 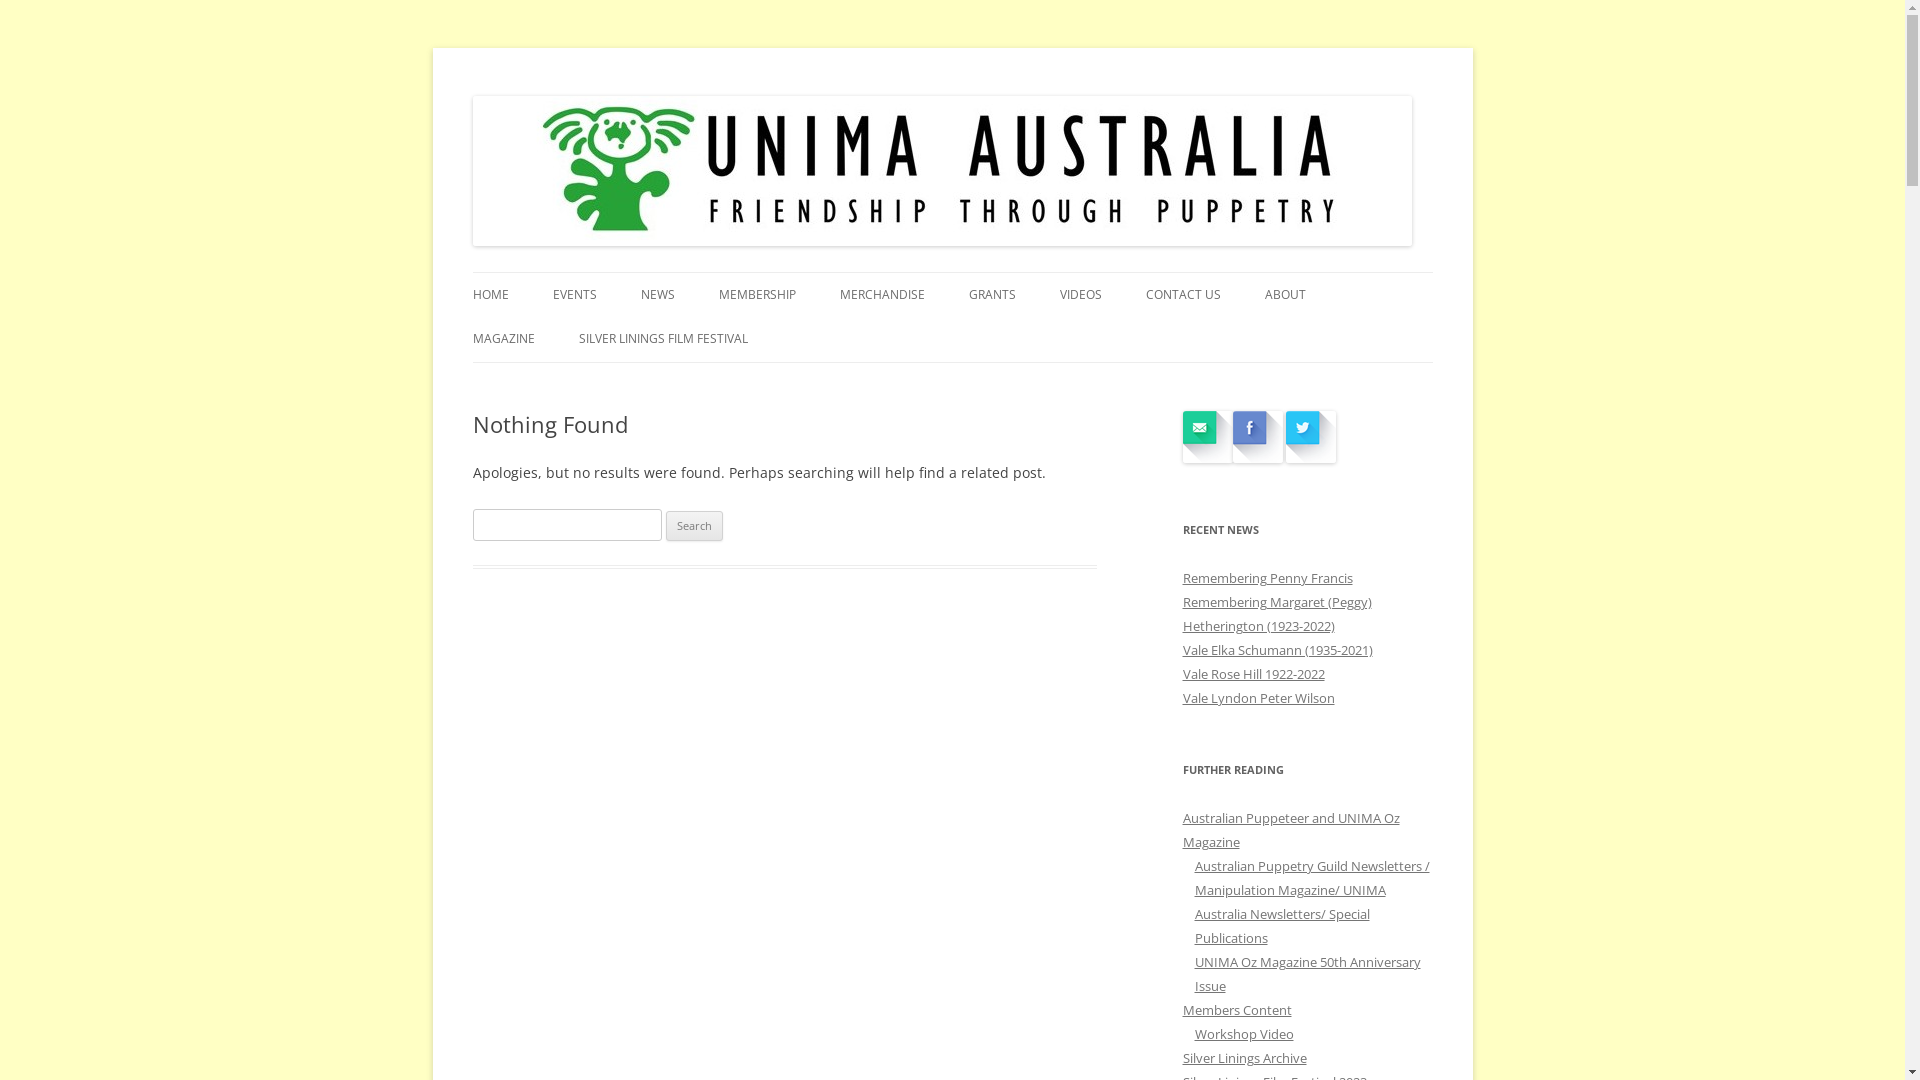 I want to click on 'UNIMAOz on twitter', so click(x=1310, y=458).